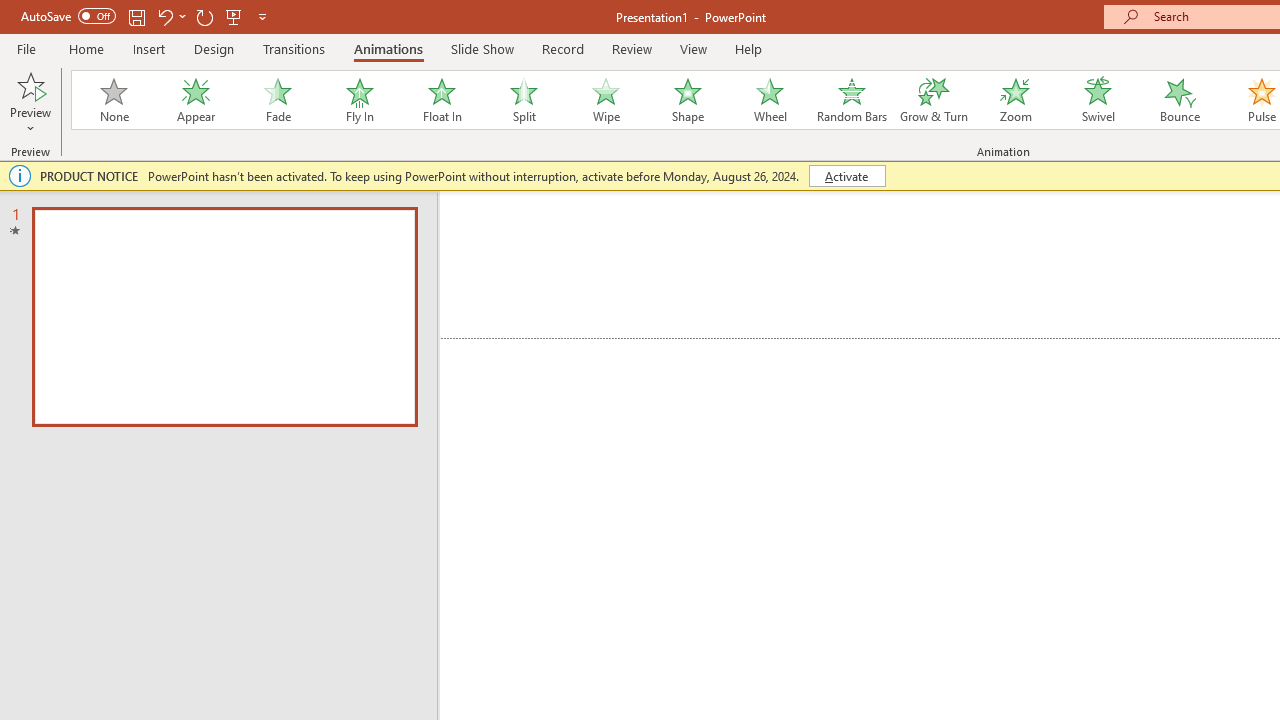 The image size is (1280, 720). Describe the element at coordinates (523, 100) in the screenshot. I see `'Split'` at that location.